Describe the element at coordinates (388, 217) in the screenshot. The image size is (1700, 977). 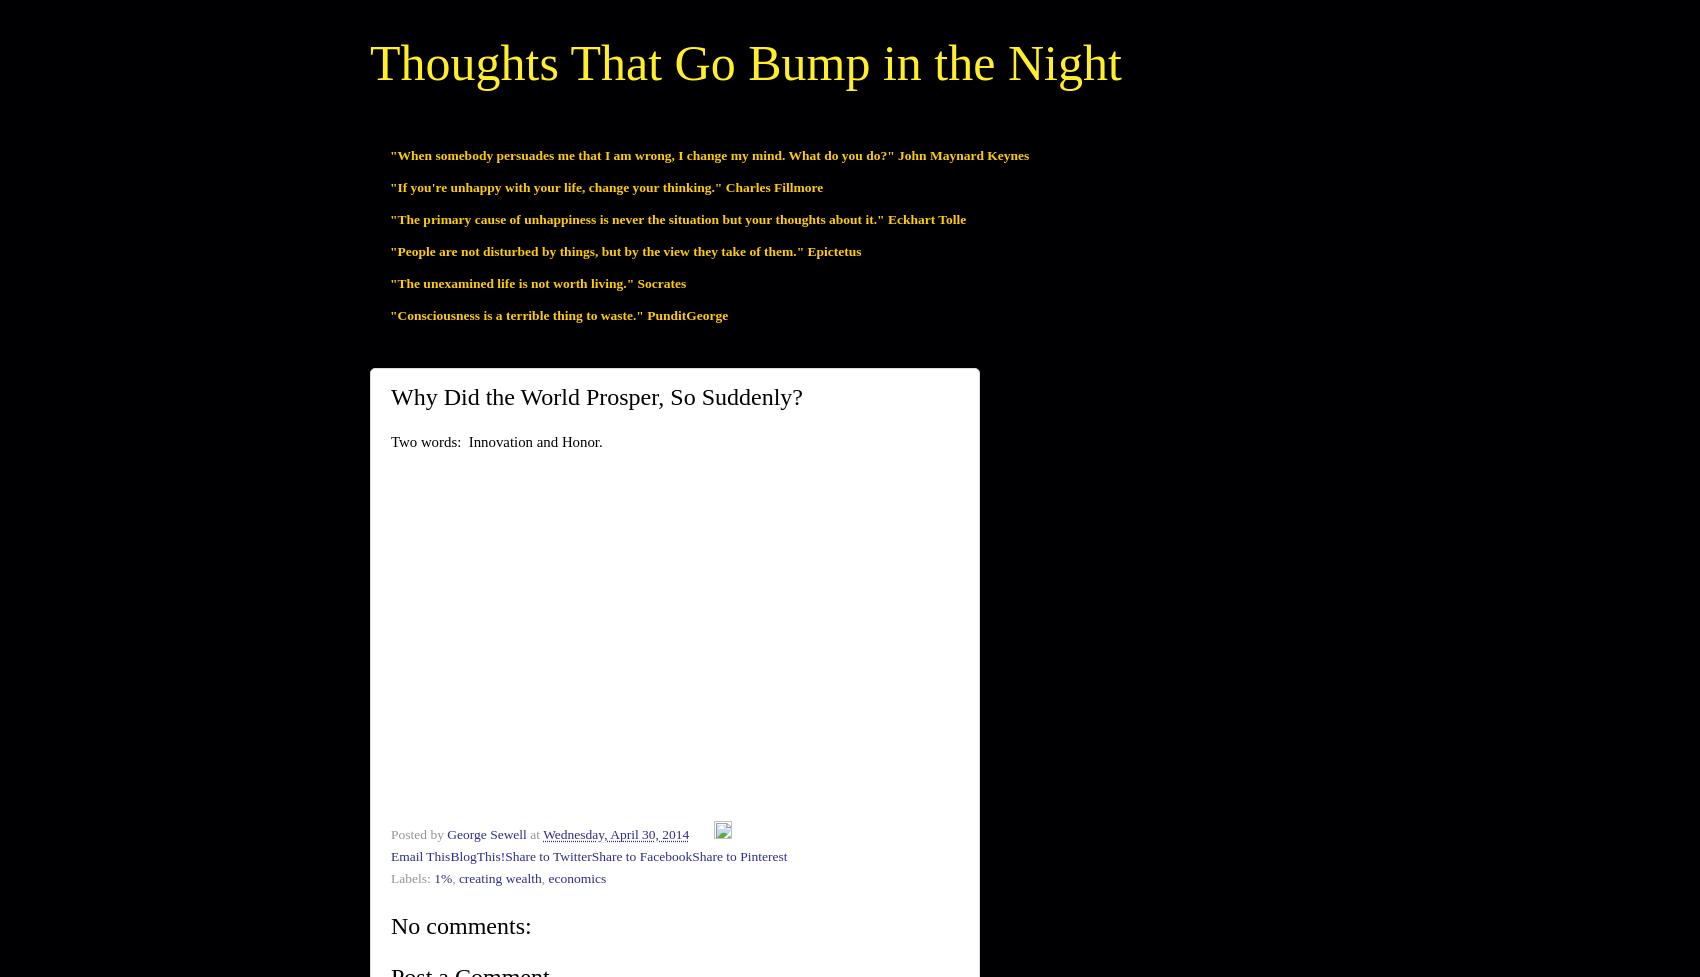
I see `'"The primary cause of unhappiness is never the situation but your thoughts about it." Eckhart Tolle'` at that location.